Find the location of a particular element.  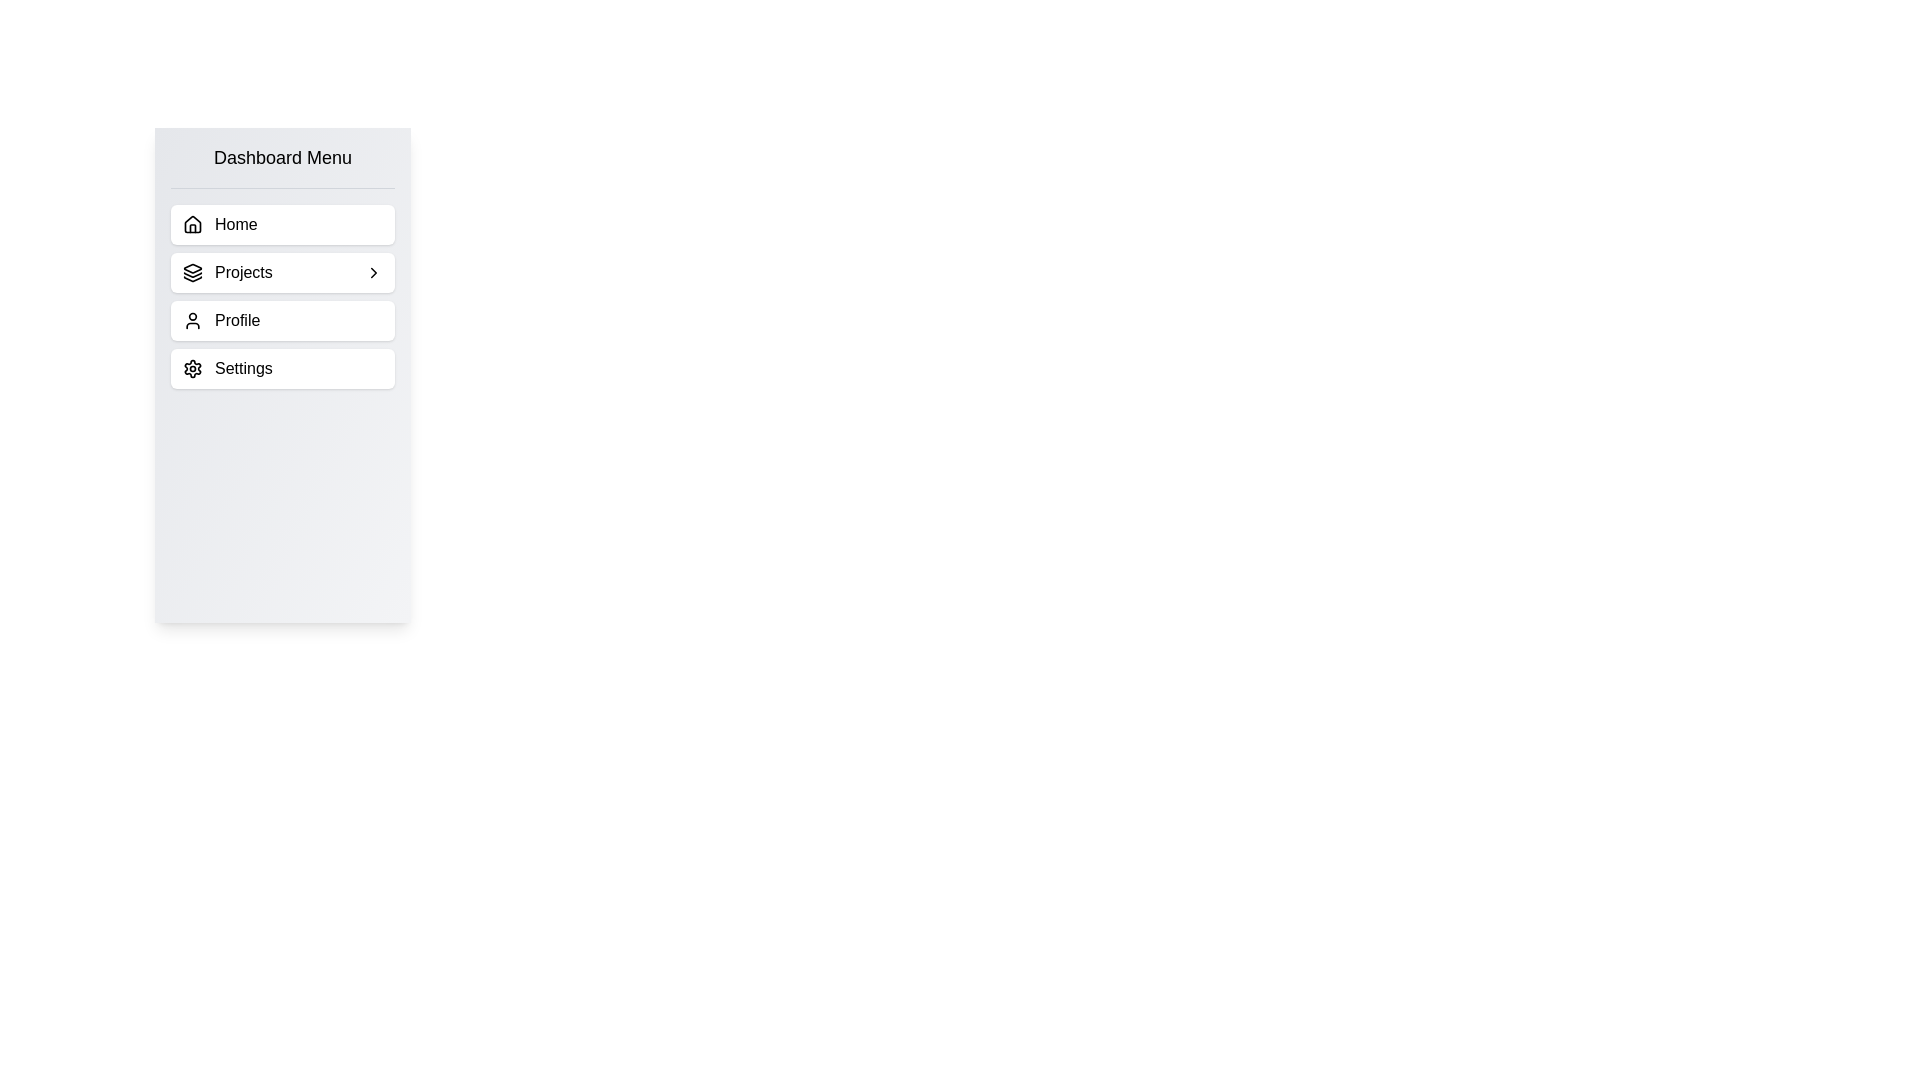

the forward arrow icon located at the far right end of the 'Projects' list item is located at coordinates (374, 273).